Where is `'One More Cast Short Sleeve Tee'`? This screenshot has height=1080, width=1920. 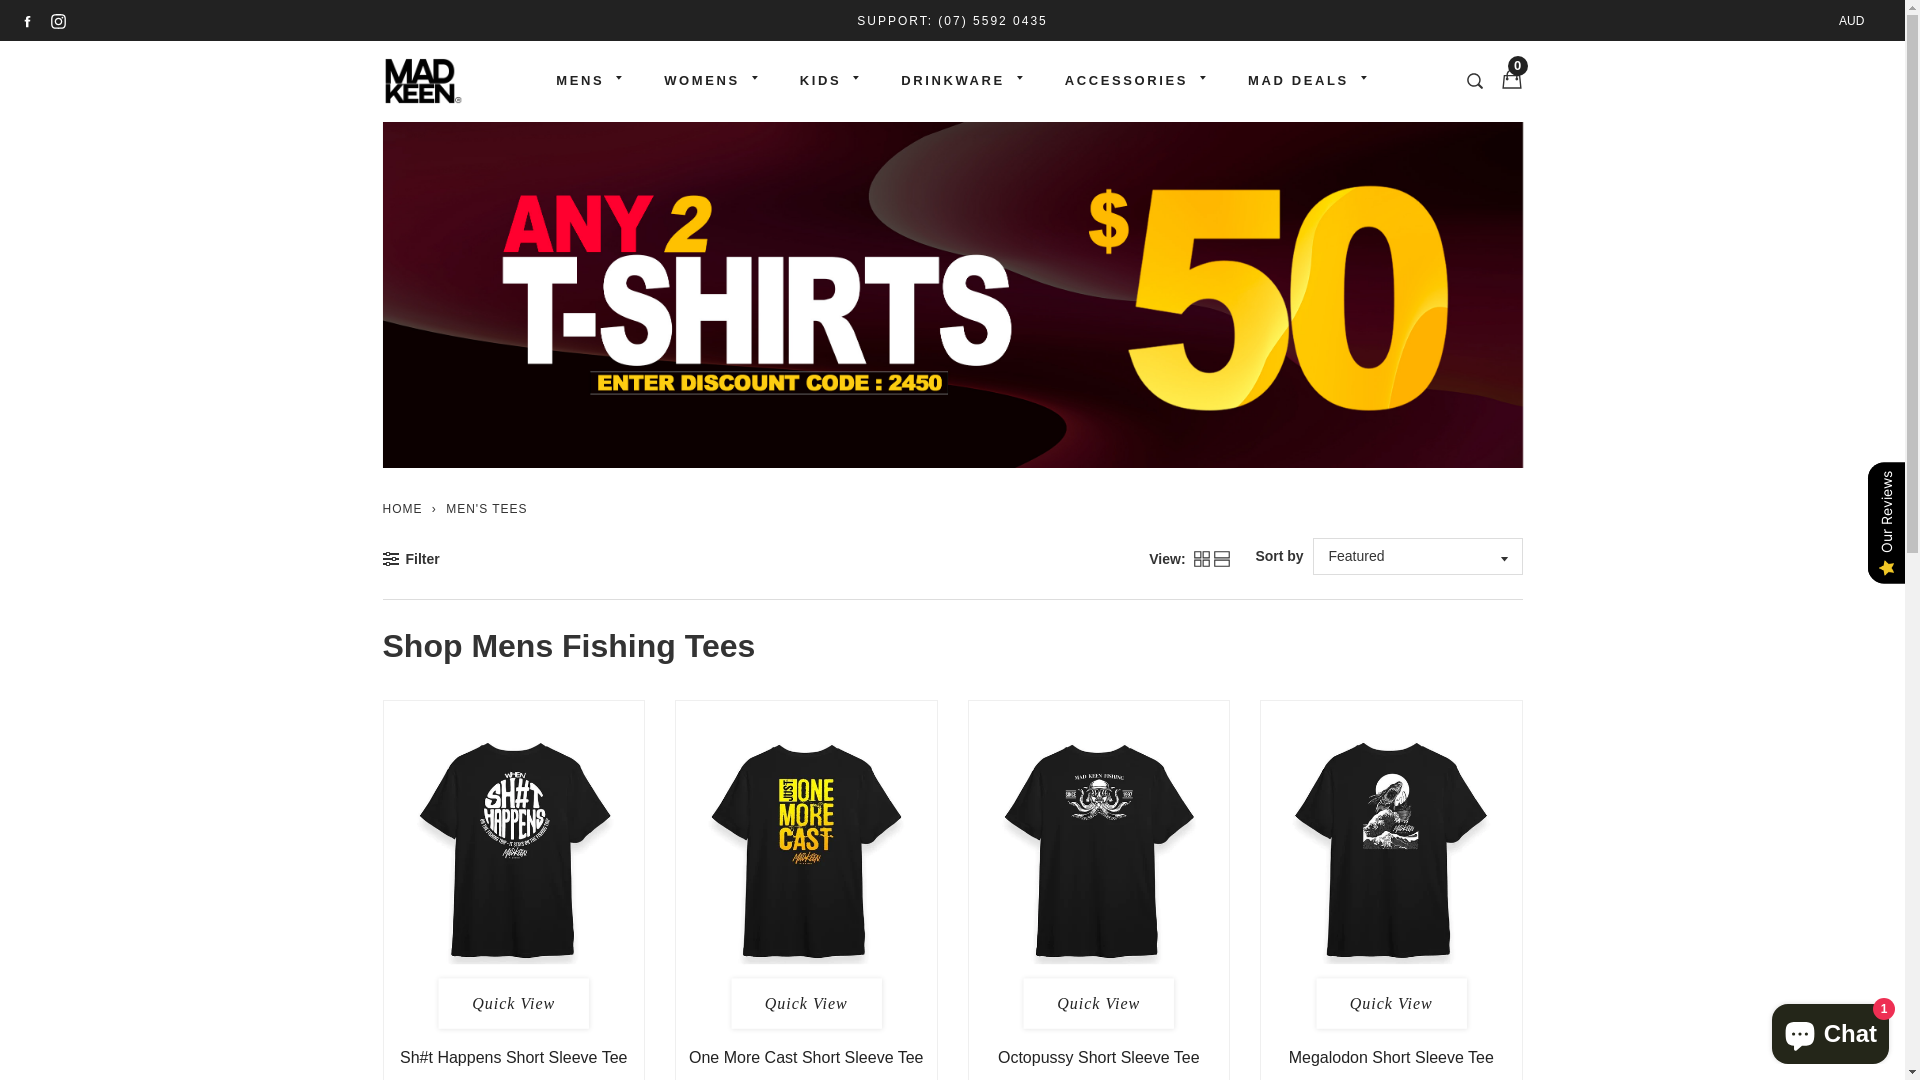 'One More Cast Short Sleeve Tee' is located at coordinates (689, 1056).